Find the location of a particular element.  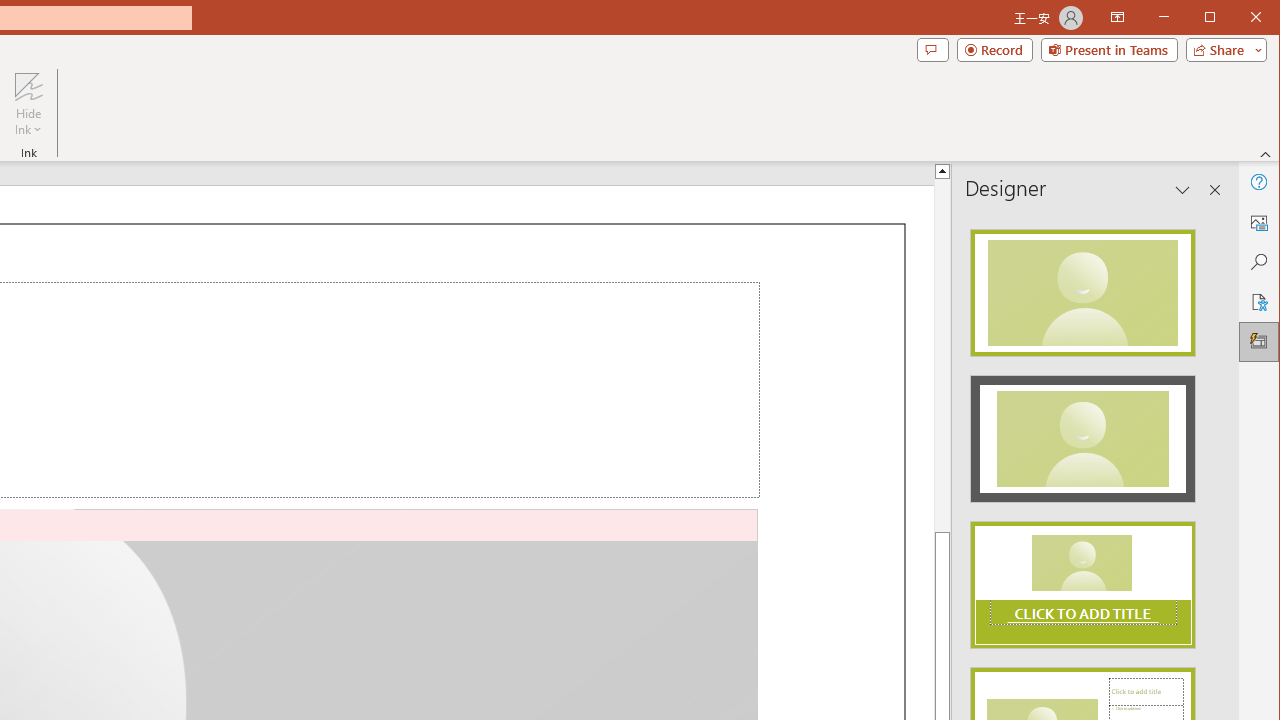

'Maximize' is located at coordinates (1238, 19).